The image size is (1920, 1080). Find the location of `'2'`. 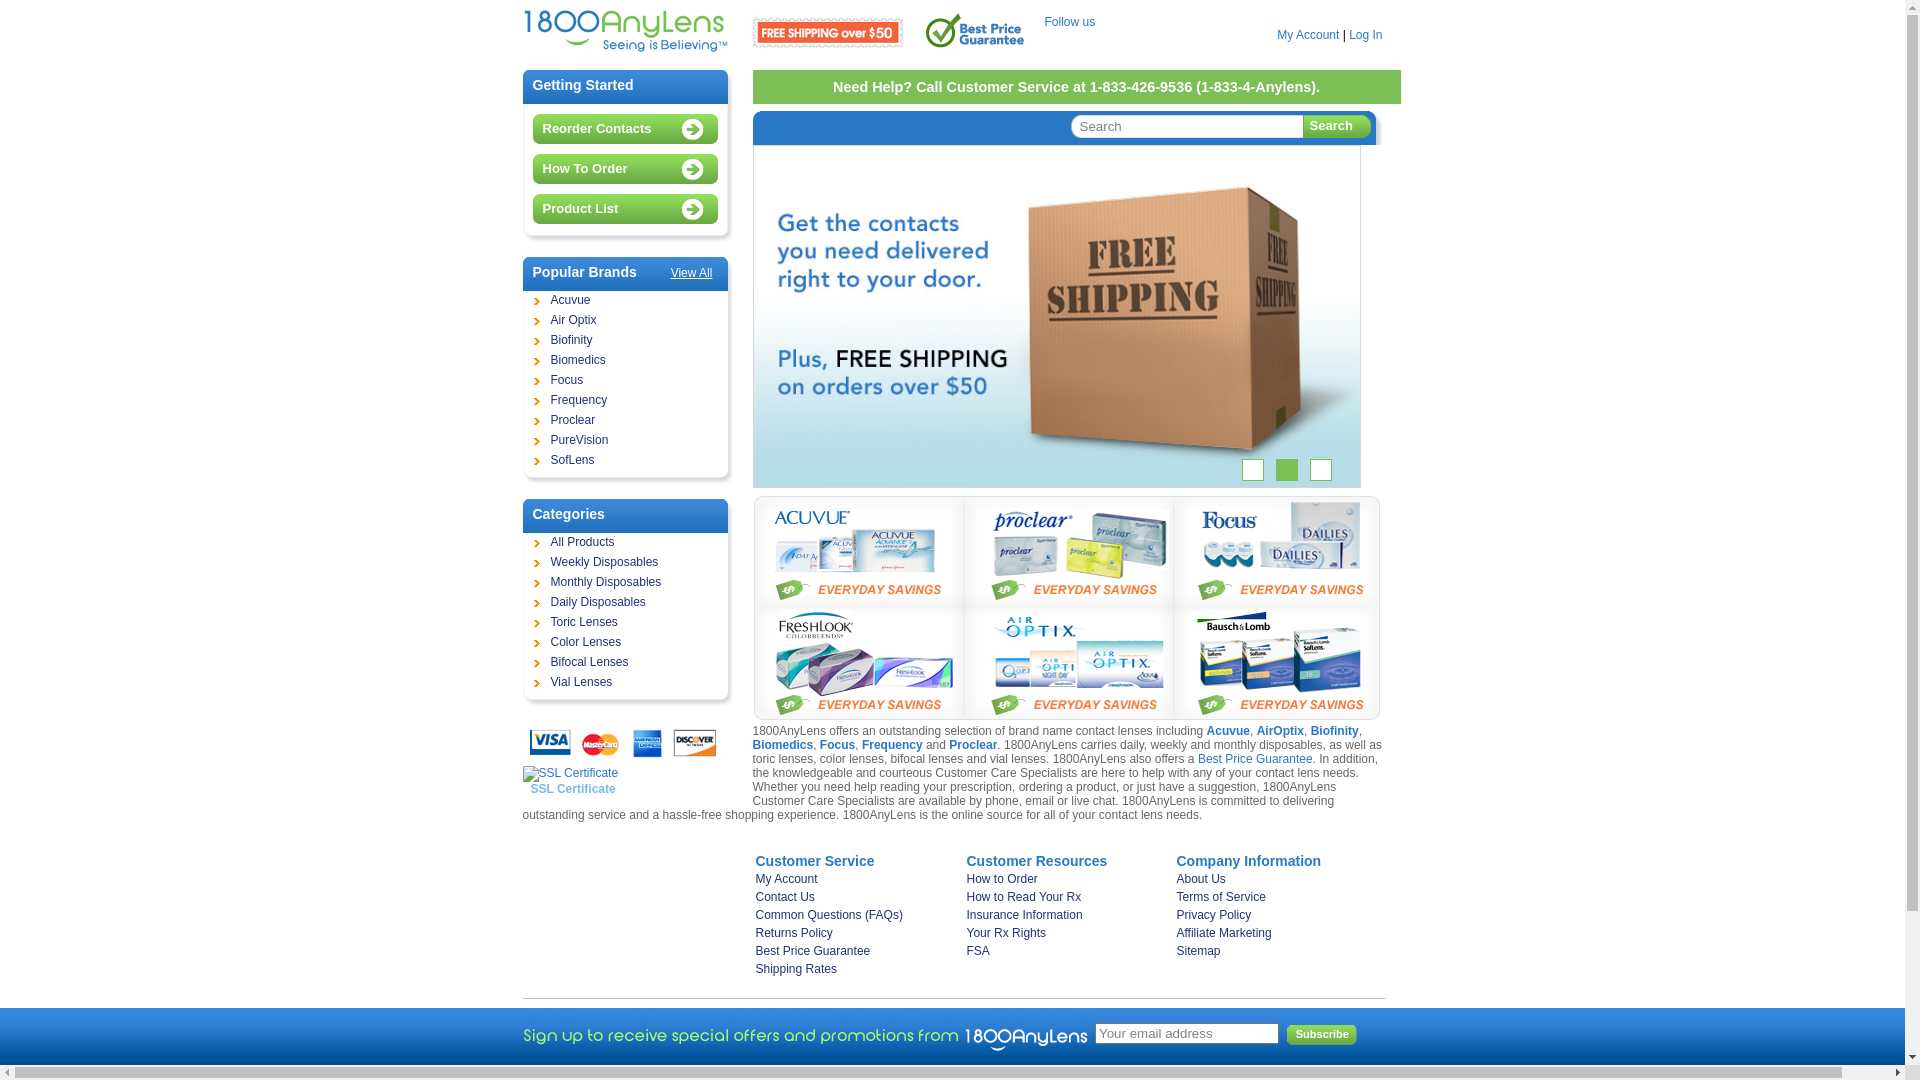

'2' is located at coordinates (1275, 470).